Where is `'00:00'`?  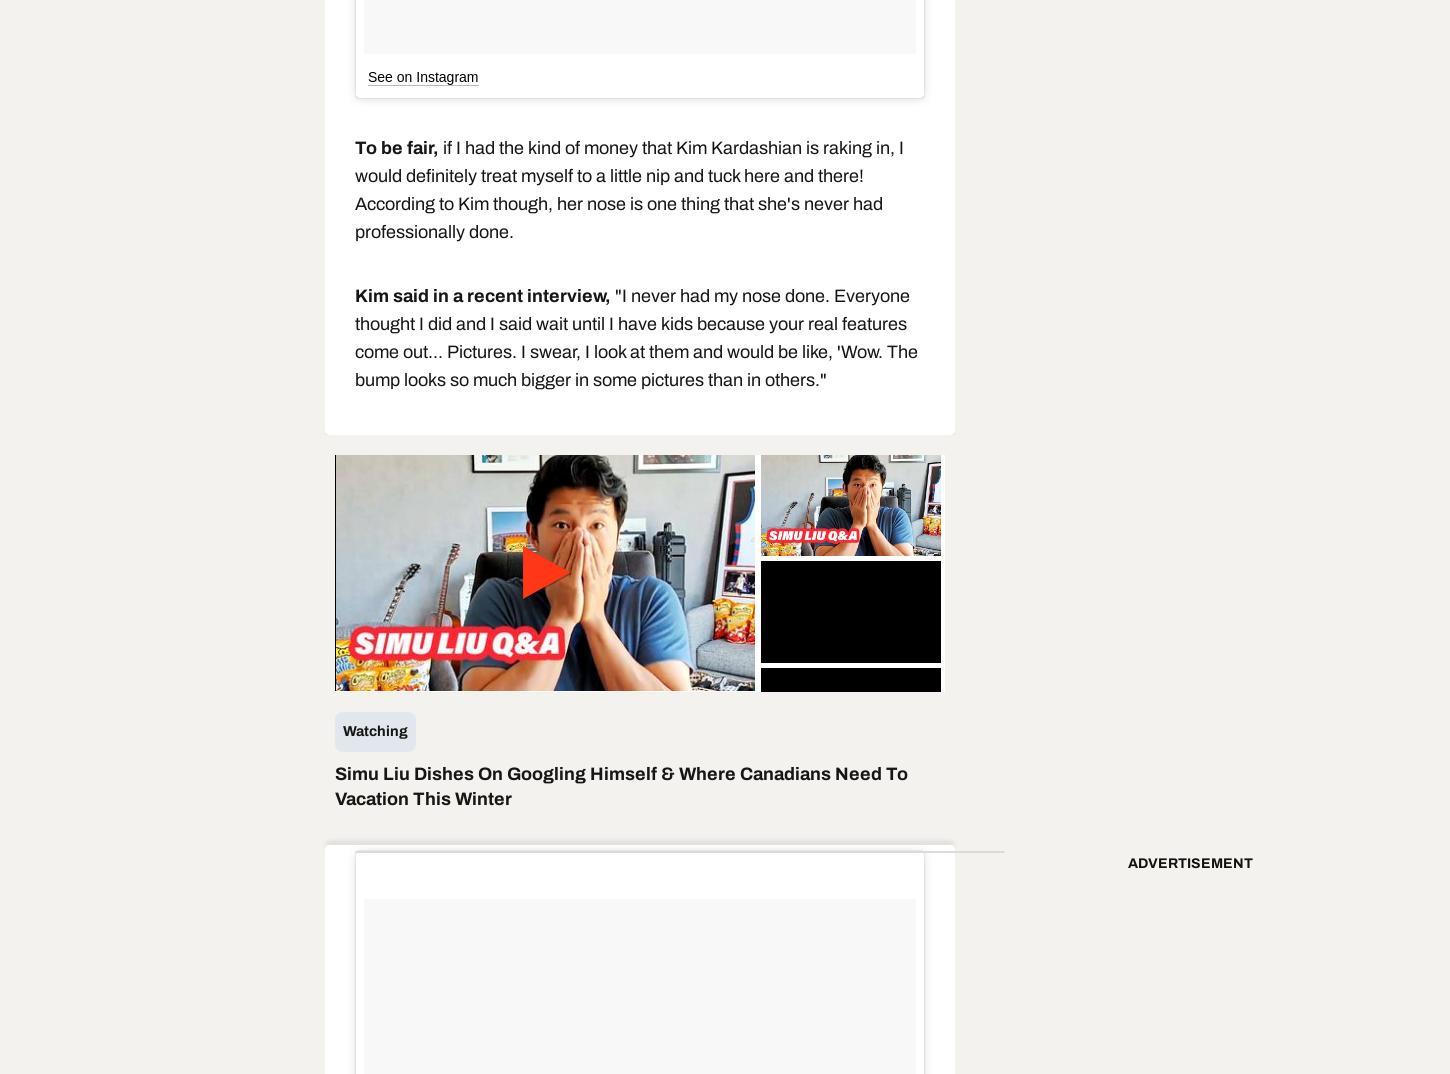
'00:00' is located at coordinates (434, 674).